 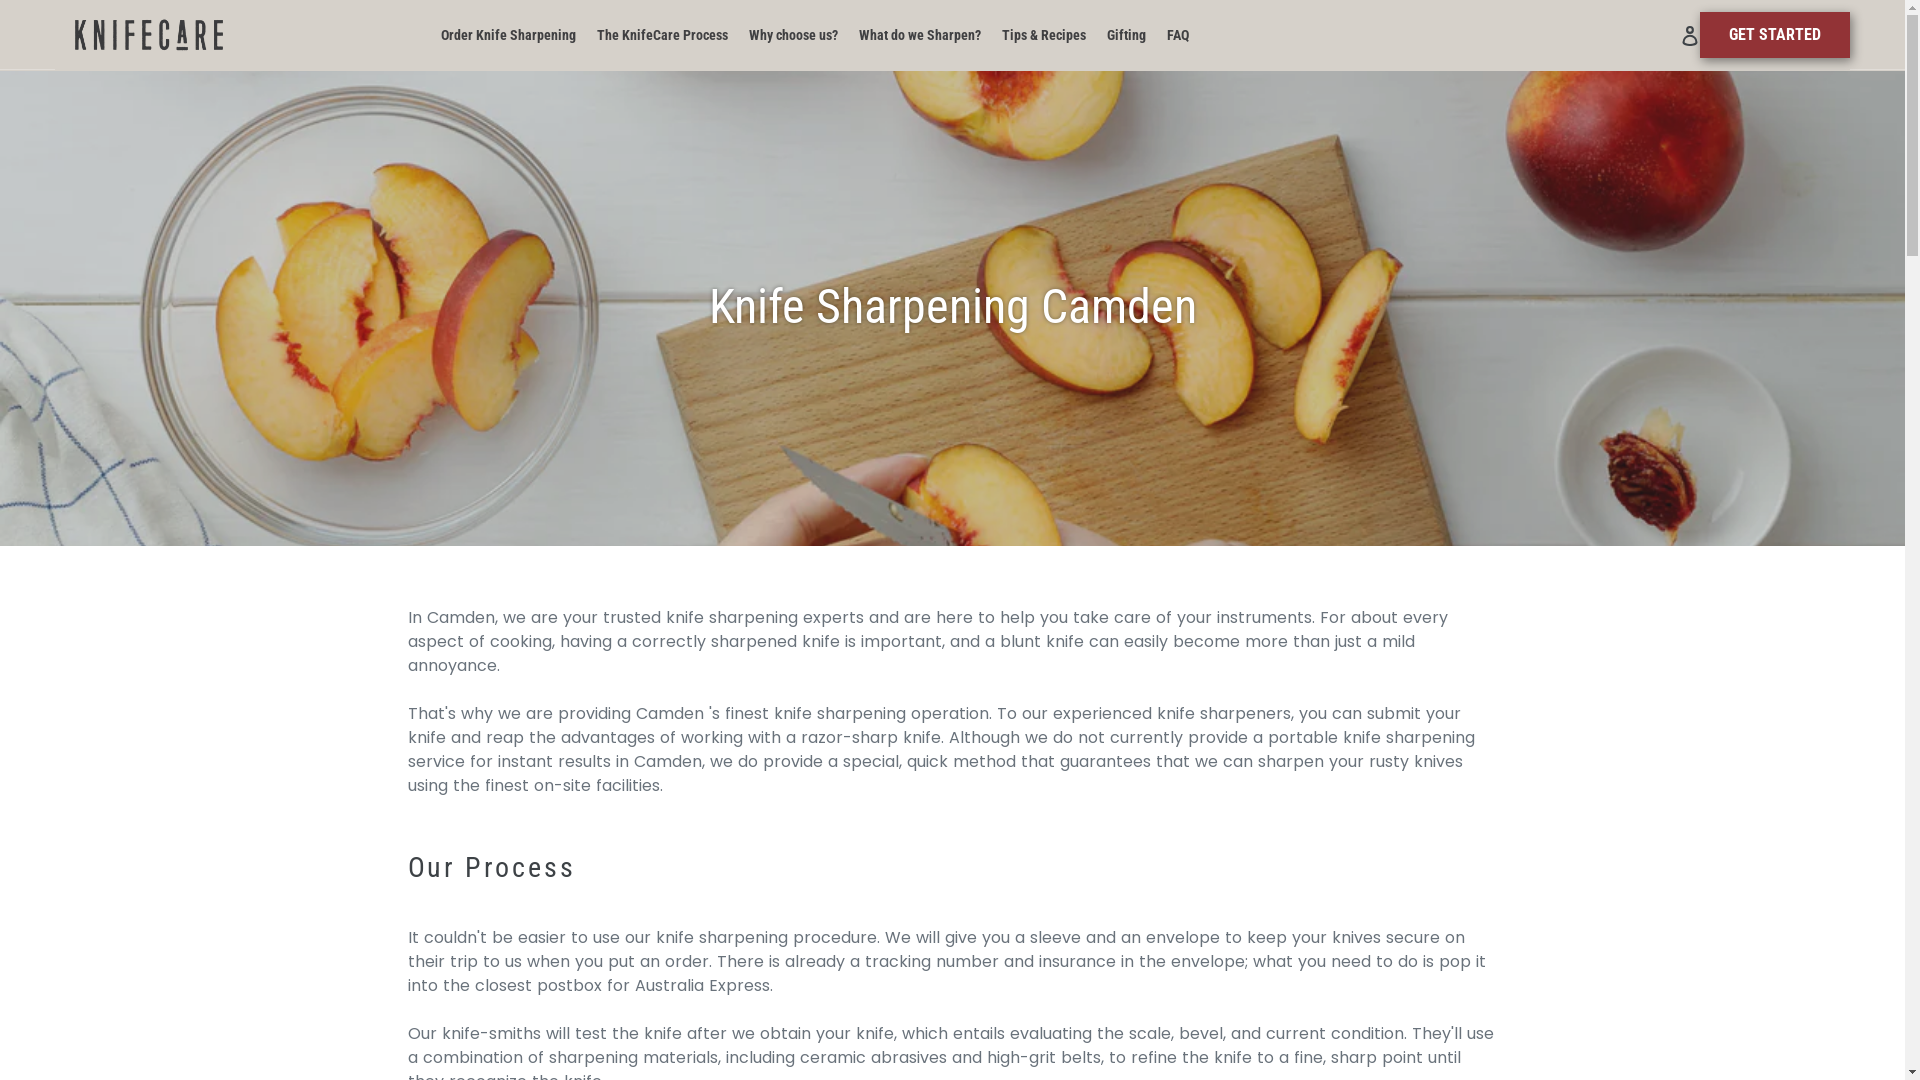 I want to click on 'What do we Sharpen?', so click(x=919, y=35).